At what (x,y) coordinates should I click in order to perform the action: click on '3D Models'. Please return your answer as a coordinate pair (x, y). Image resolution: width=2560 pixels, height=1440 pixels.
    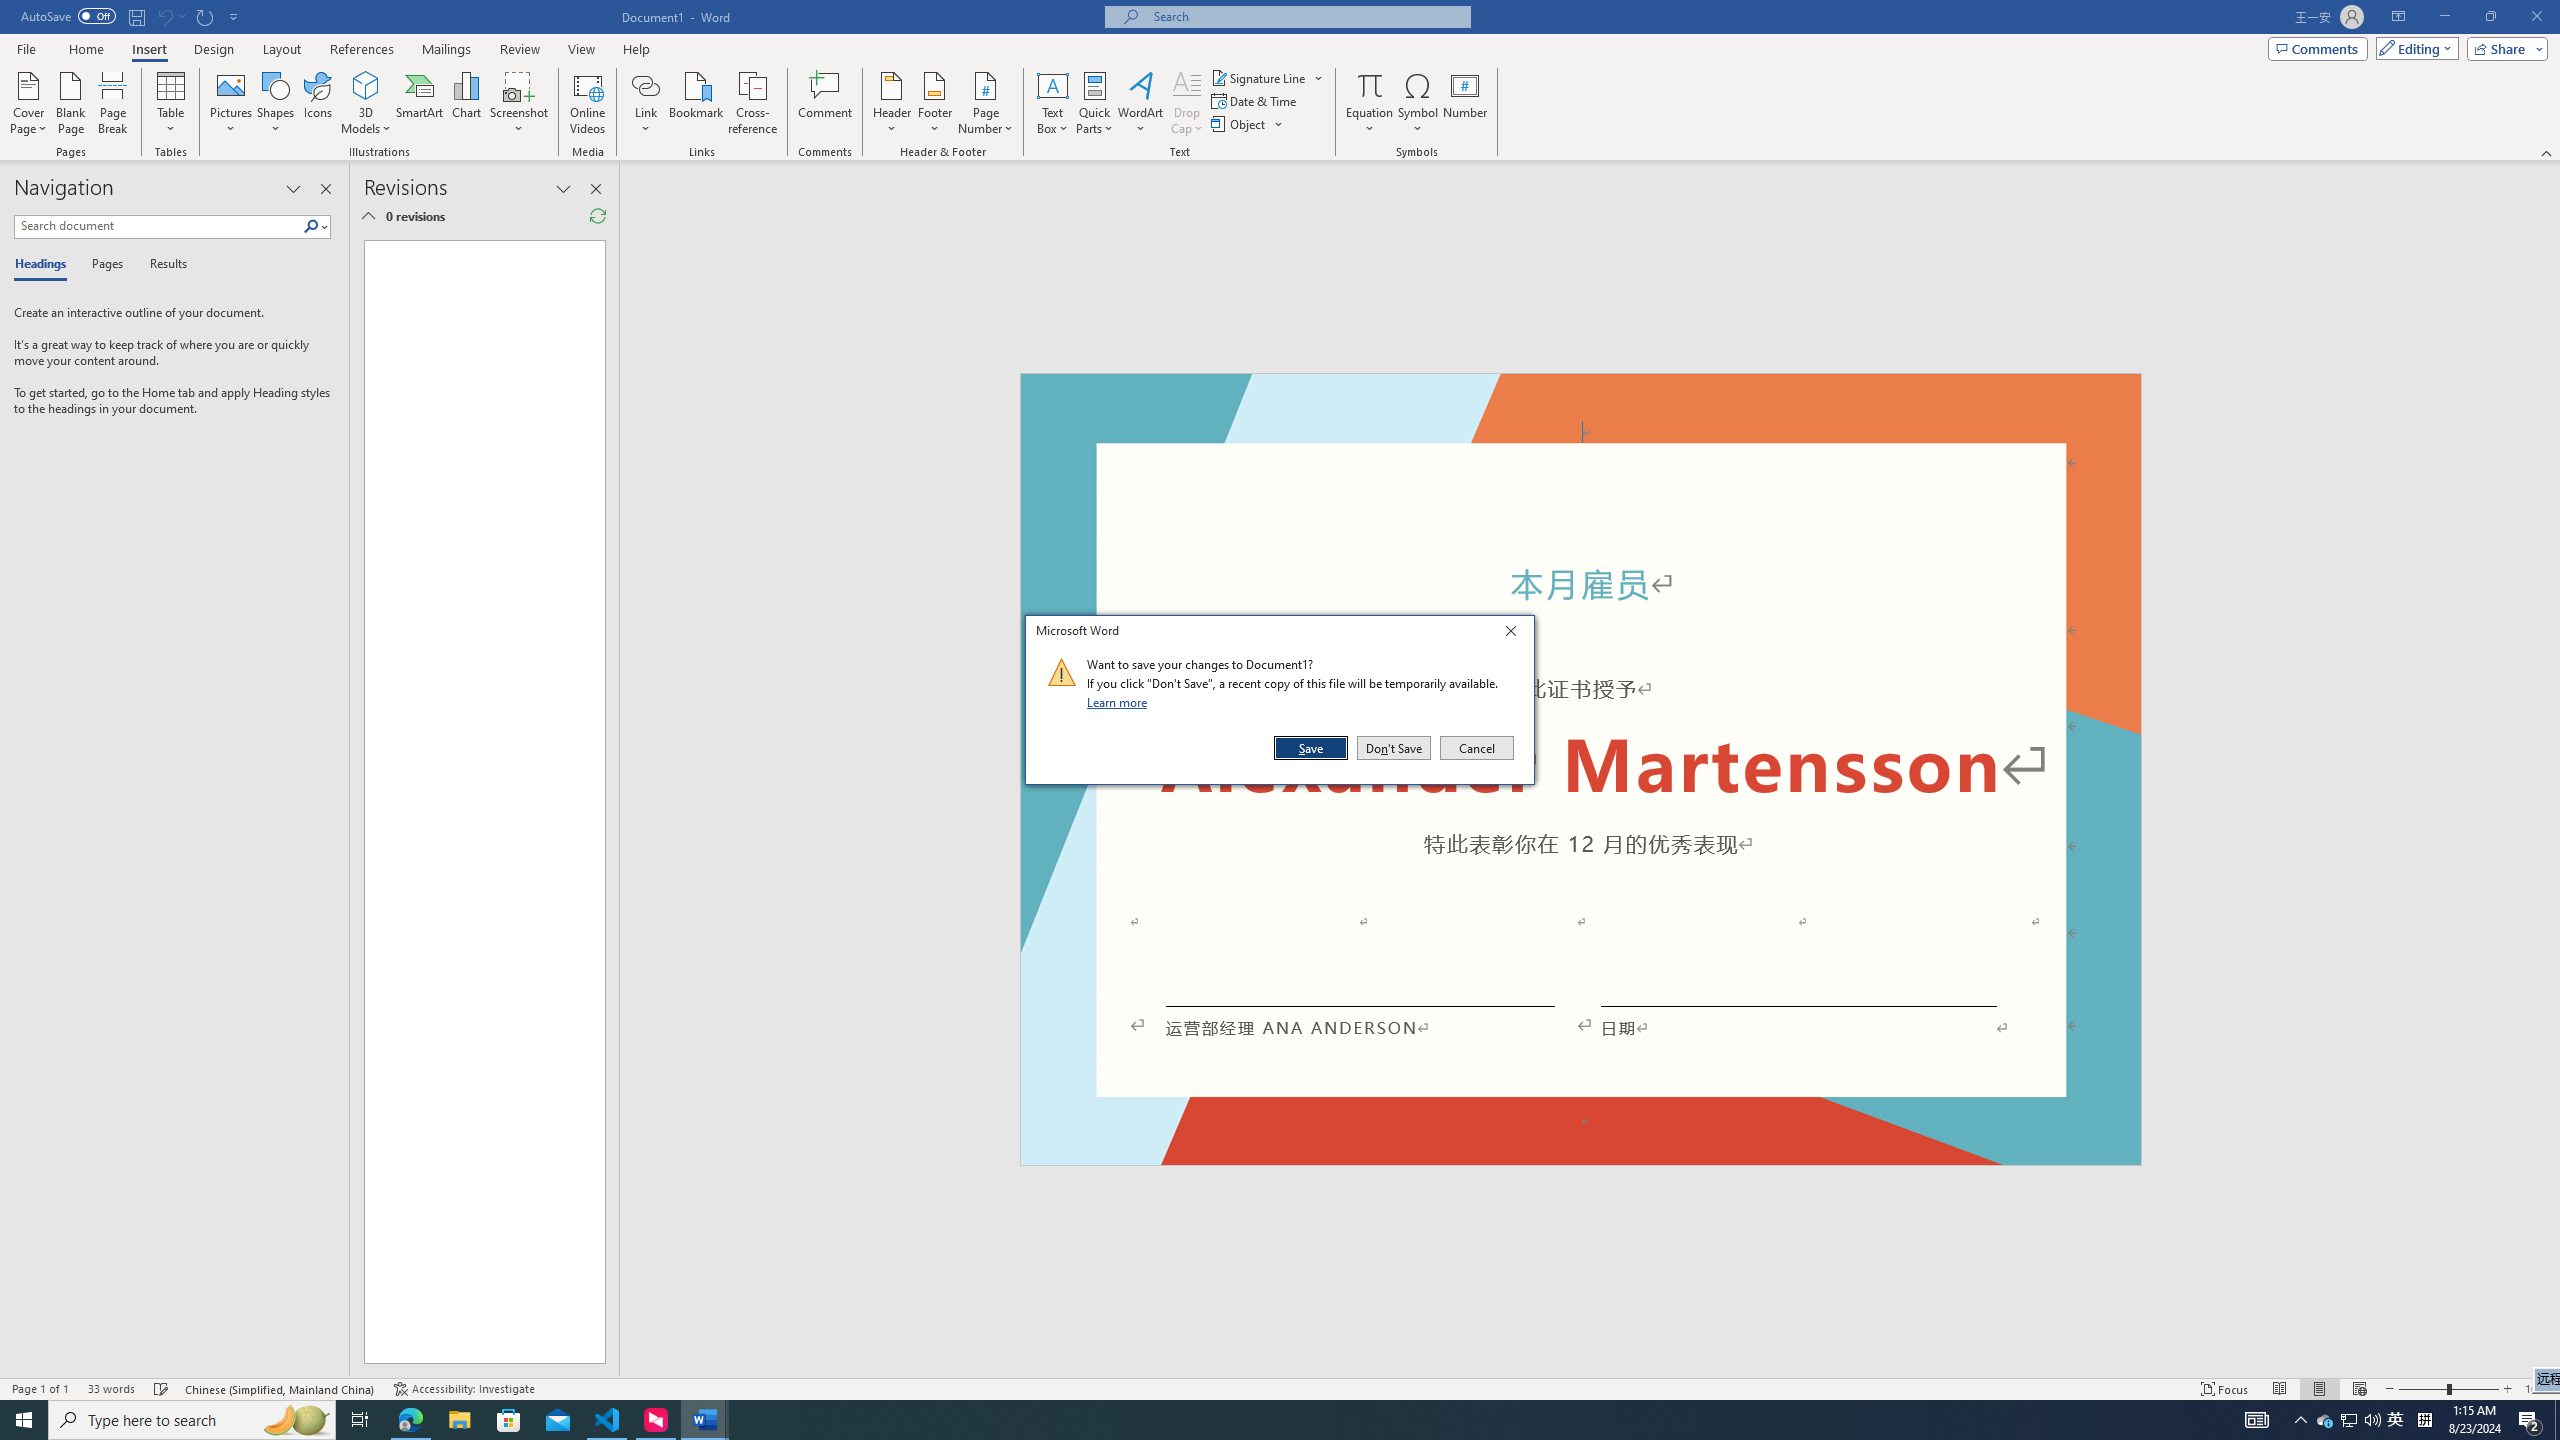
    Looking at the image, I should click on (366, 84).